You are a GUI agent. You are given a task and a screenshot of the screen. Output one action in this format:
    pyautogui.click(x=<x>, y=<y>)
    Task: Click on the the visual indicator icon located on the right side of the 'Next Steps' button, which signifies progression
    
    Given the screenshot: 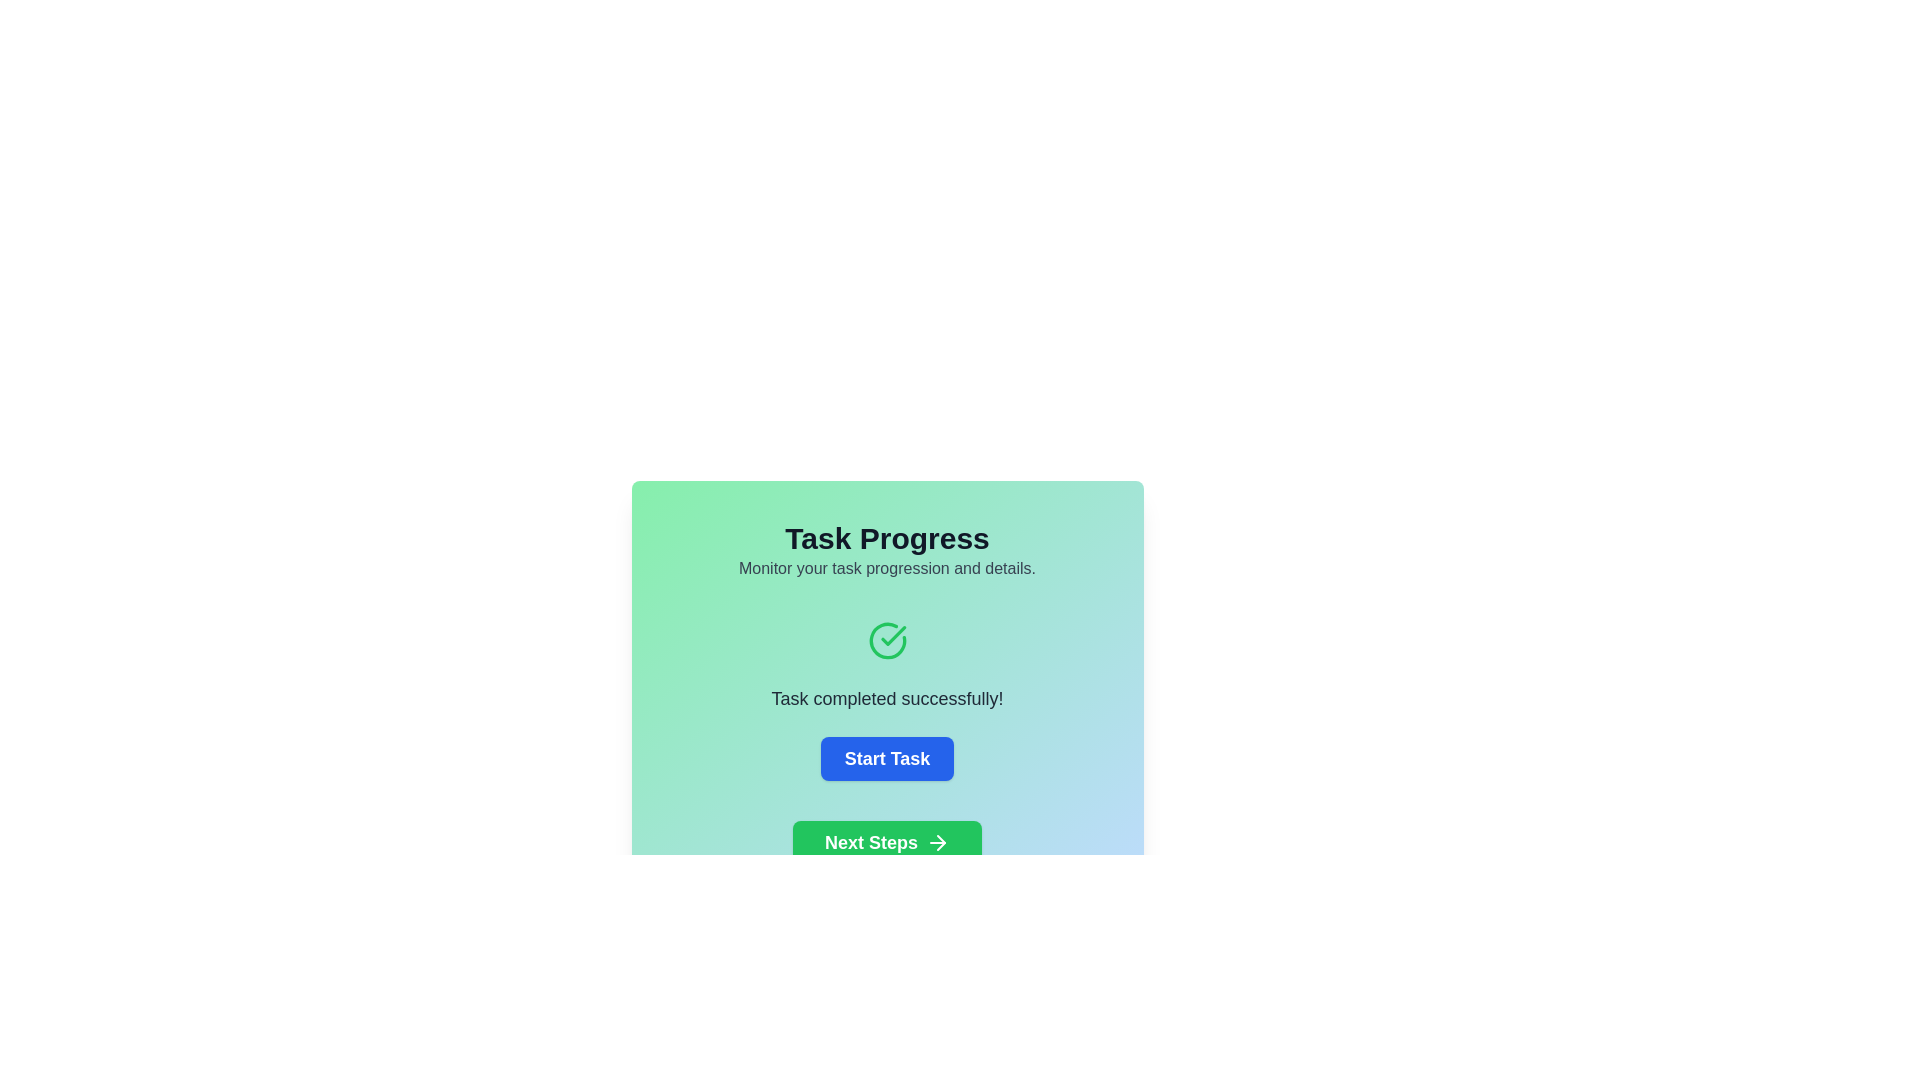 What is the action you would take?
    pyautogui.click(x=937, y=843)
    